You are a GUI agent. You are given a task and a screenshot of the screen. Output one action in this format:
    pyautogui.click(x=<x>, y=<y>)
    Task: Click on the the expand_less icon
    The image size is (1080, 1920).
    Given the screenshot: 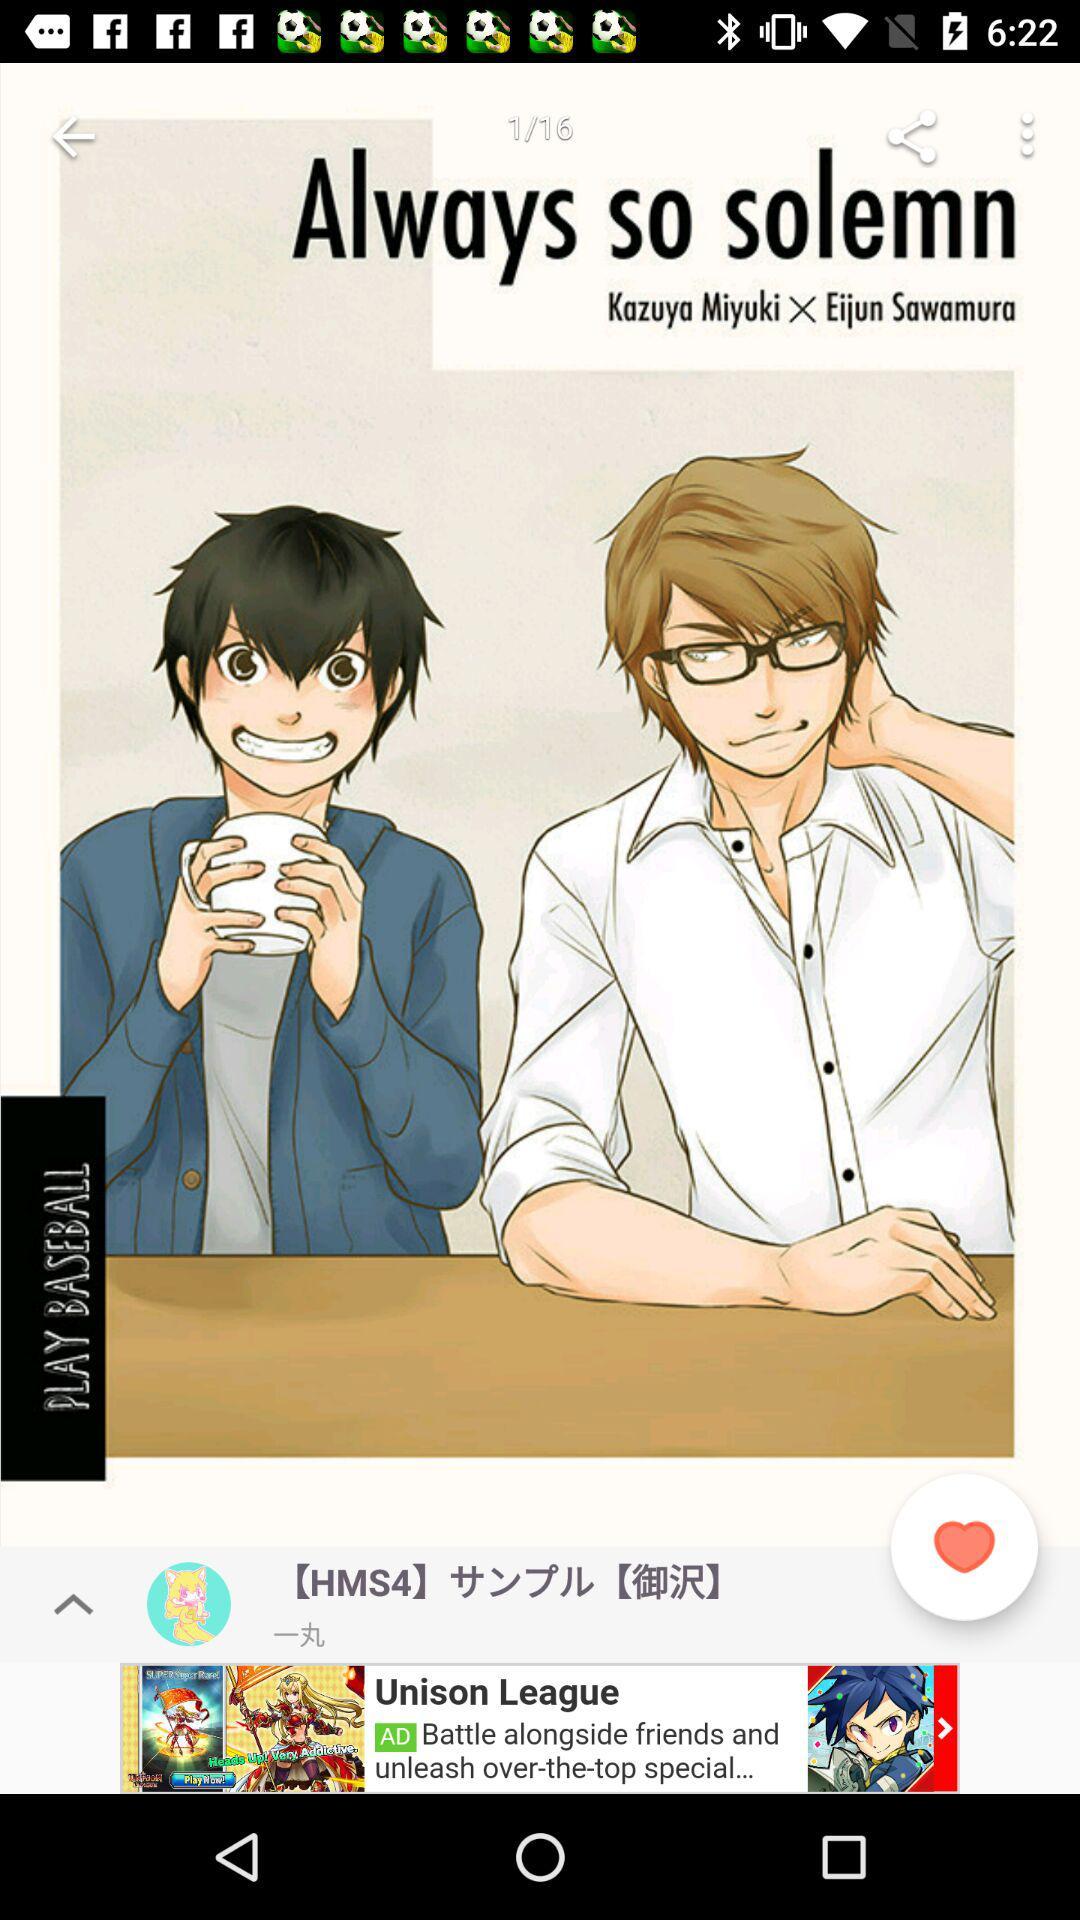 What is the action you would take?
    pyautogui.click(x=72, y=1604)
    